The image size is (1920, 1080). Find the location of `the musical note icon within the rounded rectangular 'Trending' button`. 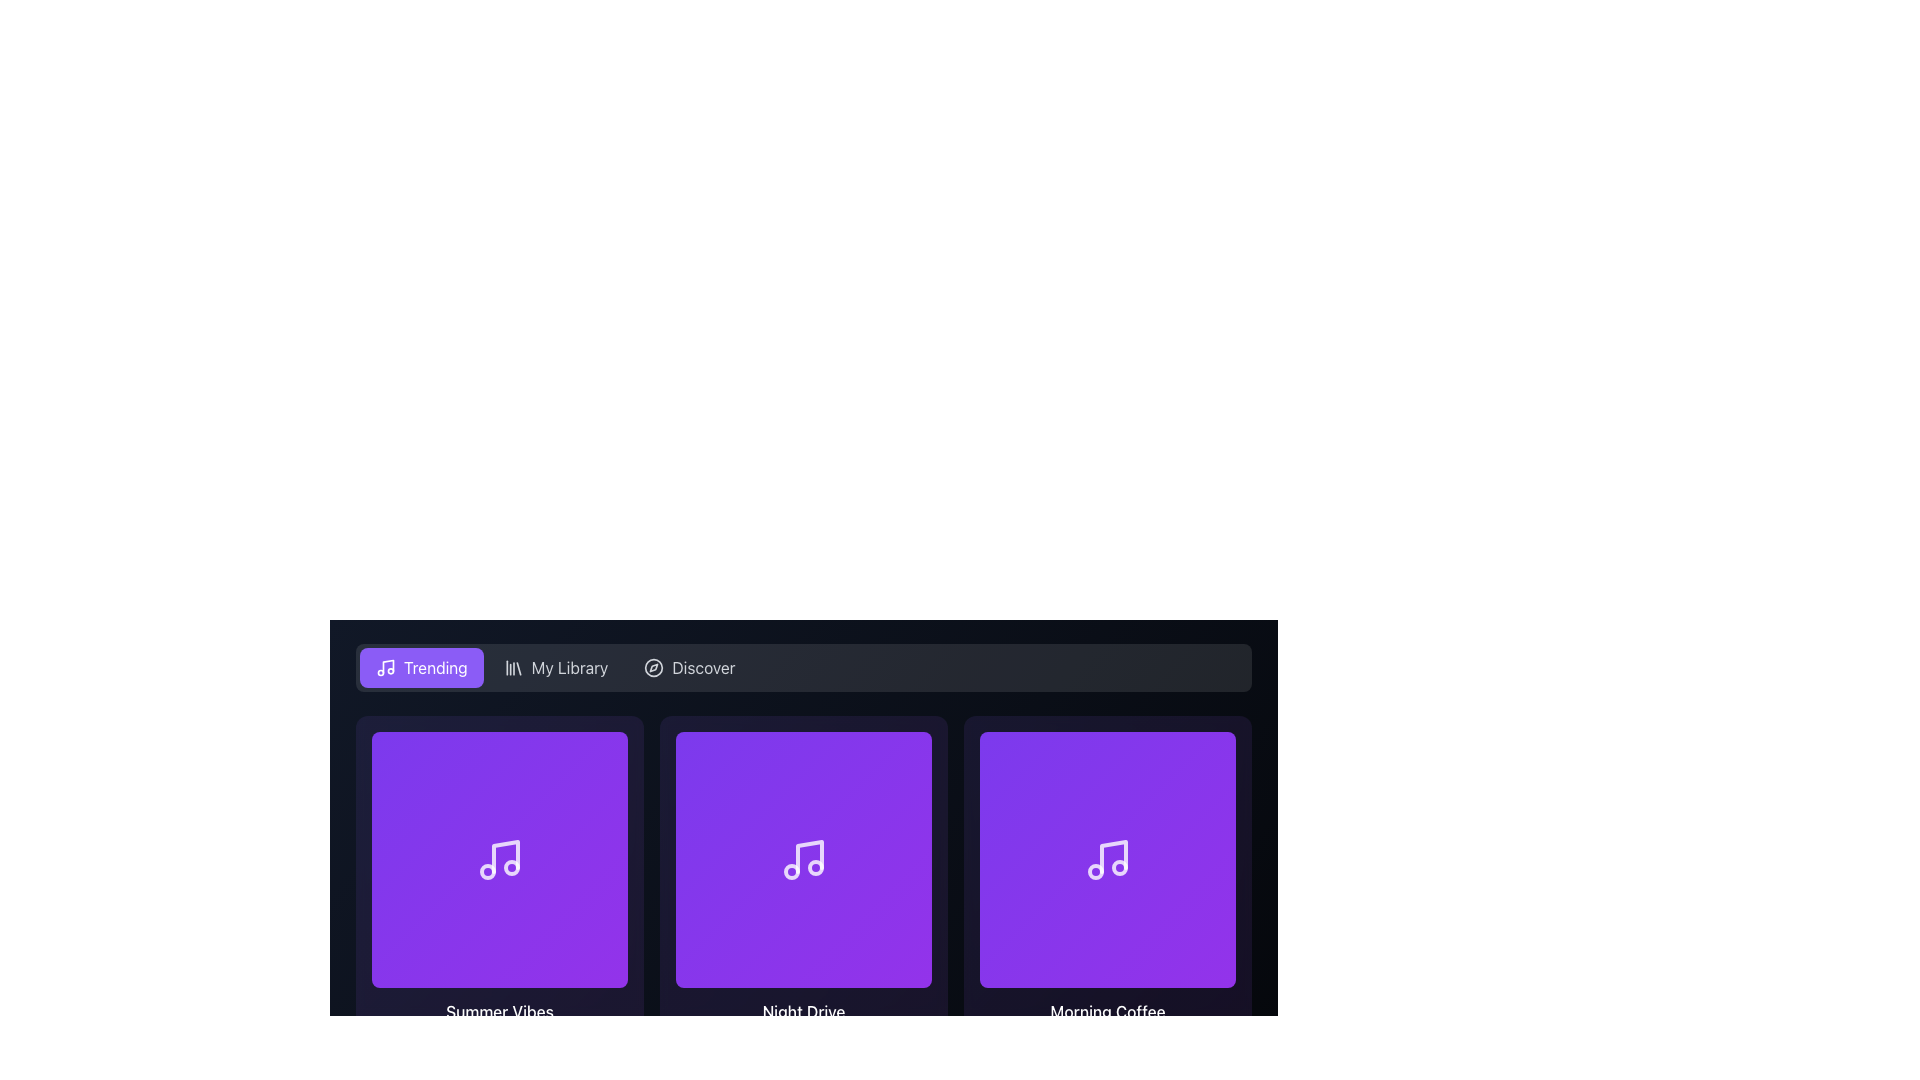

the musical note icon within the rounded rectangular 'Trending' button is located at coordinates (385, 667).